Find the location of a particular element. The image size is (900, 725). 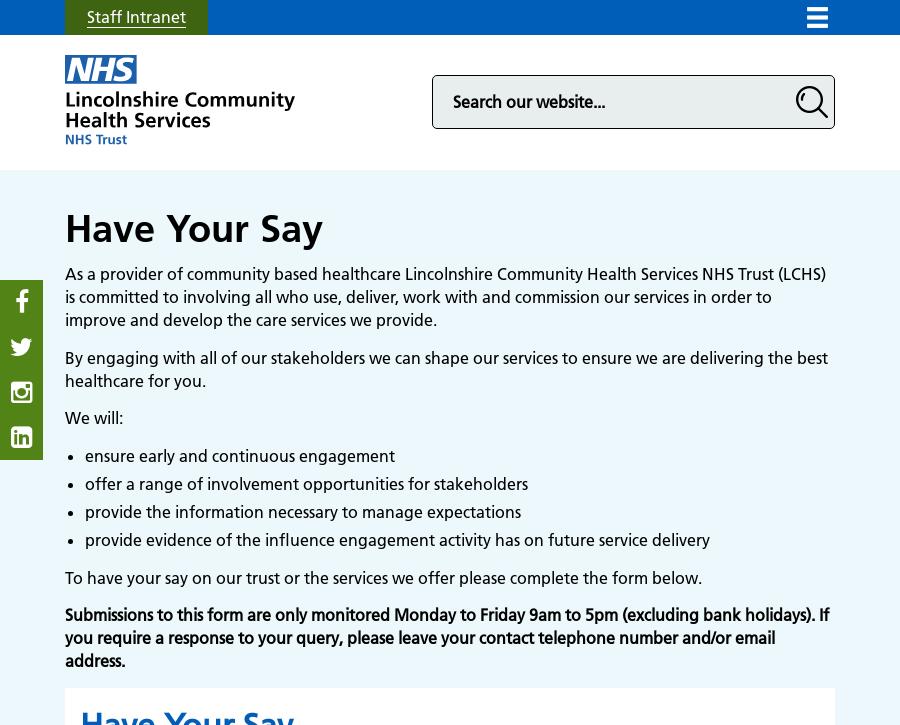

'offer a range of involvement opportunities for stakeholders' is located at coordinates (305, 484).